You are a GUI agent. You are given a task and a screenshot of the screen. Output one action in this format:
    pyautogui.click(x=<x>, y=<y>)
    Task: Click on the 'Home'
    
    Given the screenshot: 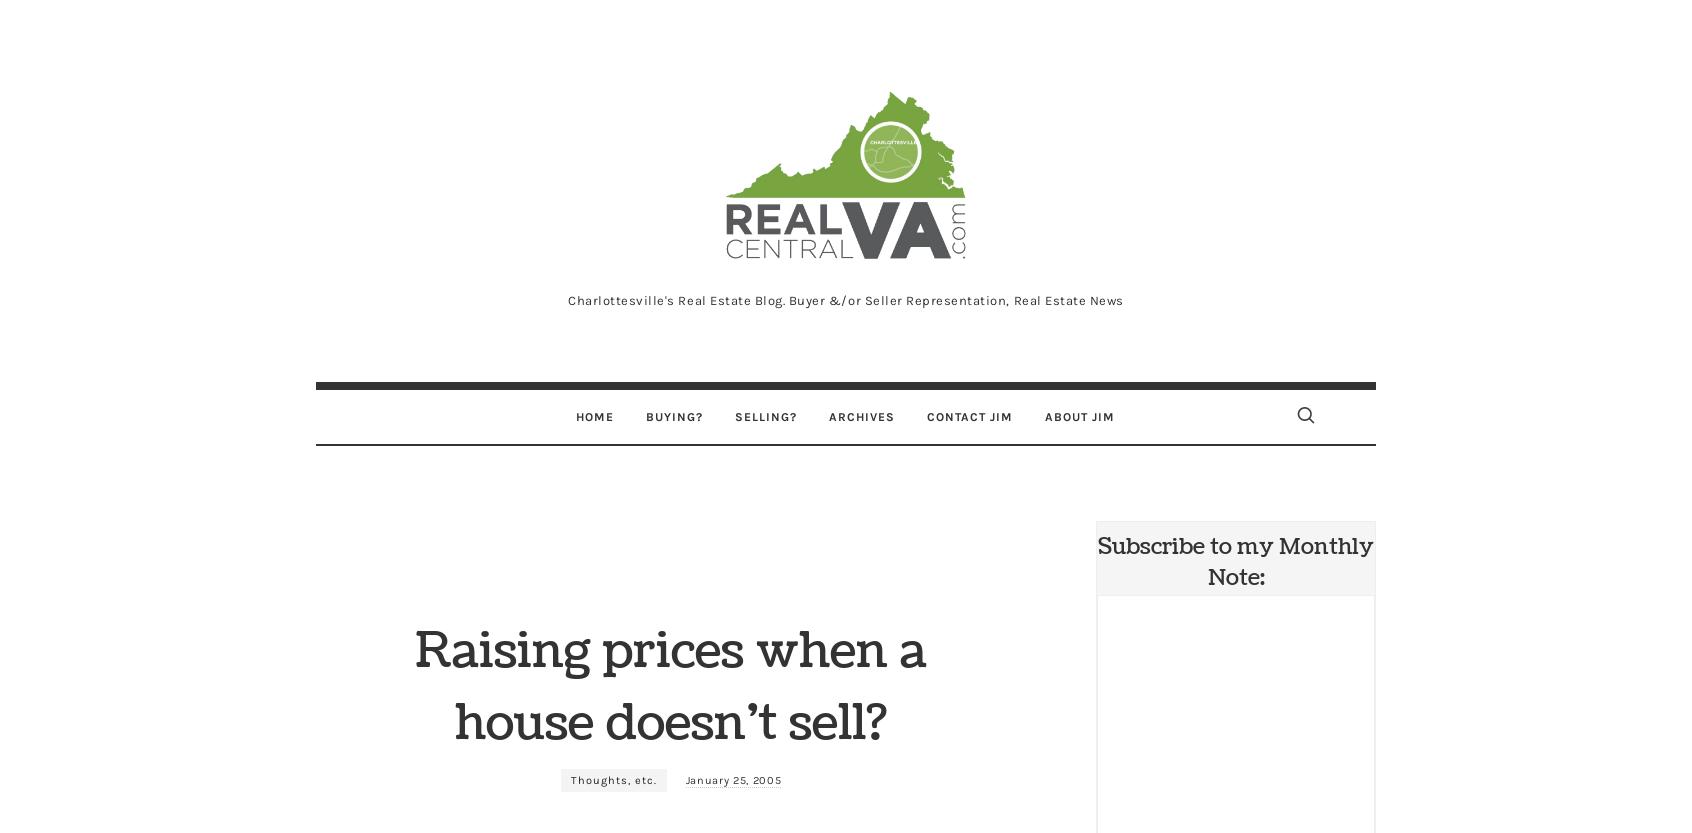 What is the action you would take?
    pyautogui.click(x=594, y=416)
    